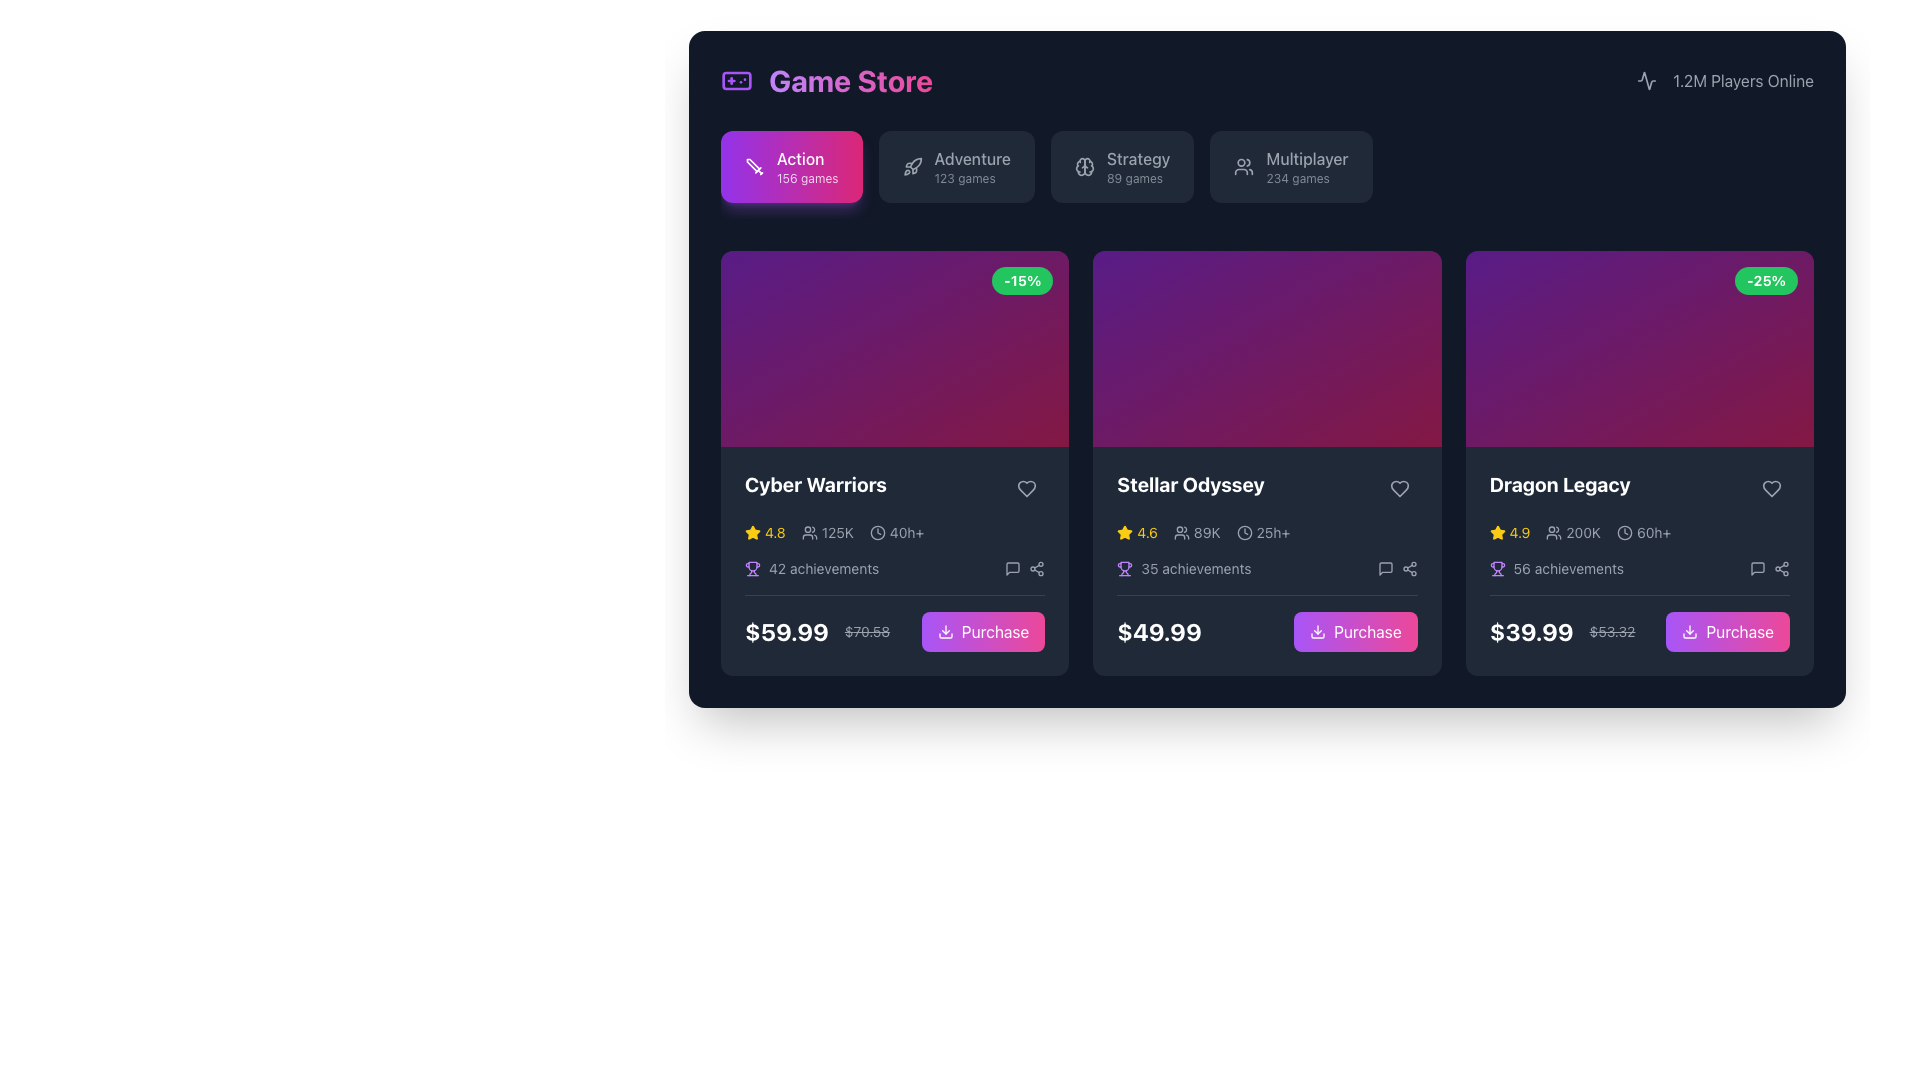 The width and height of the screenshot is (1920, 1080). I want to click on the purchase button for the 'Cyber Warriors' game located at the bottom-right corner of the game card, so click(983, 631).